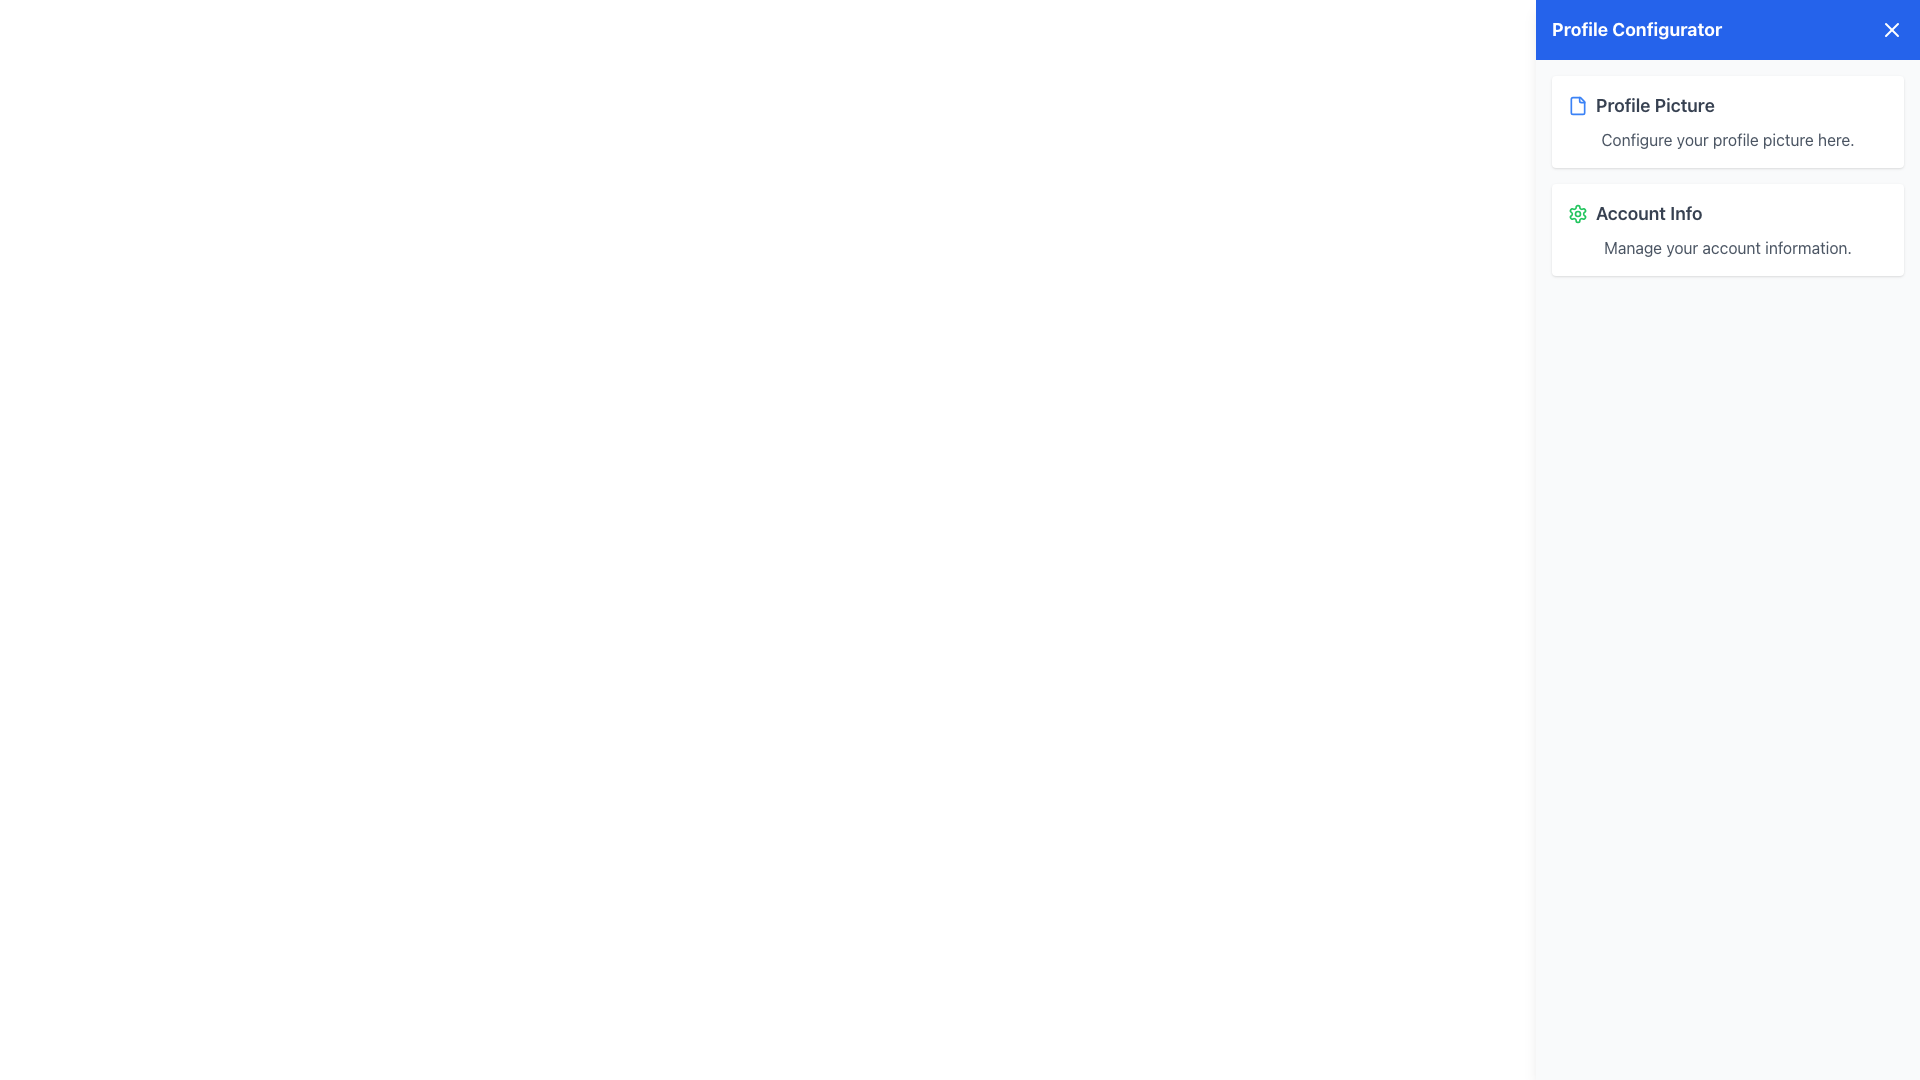  Describe the element at coordinates (1890, 30) in the screenshot. I see `the 'X' close button located at the top-right corner of the blue header panel labeled 'Profile Configurator'` at that location.